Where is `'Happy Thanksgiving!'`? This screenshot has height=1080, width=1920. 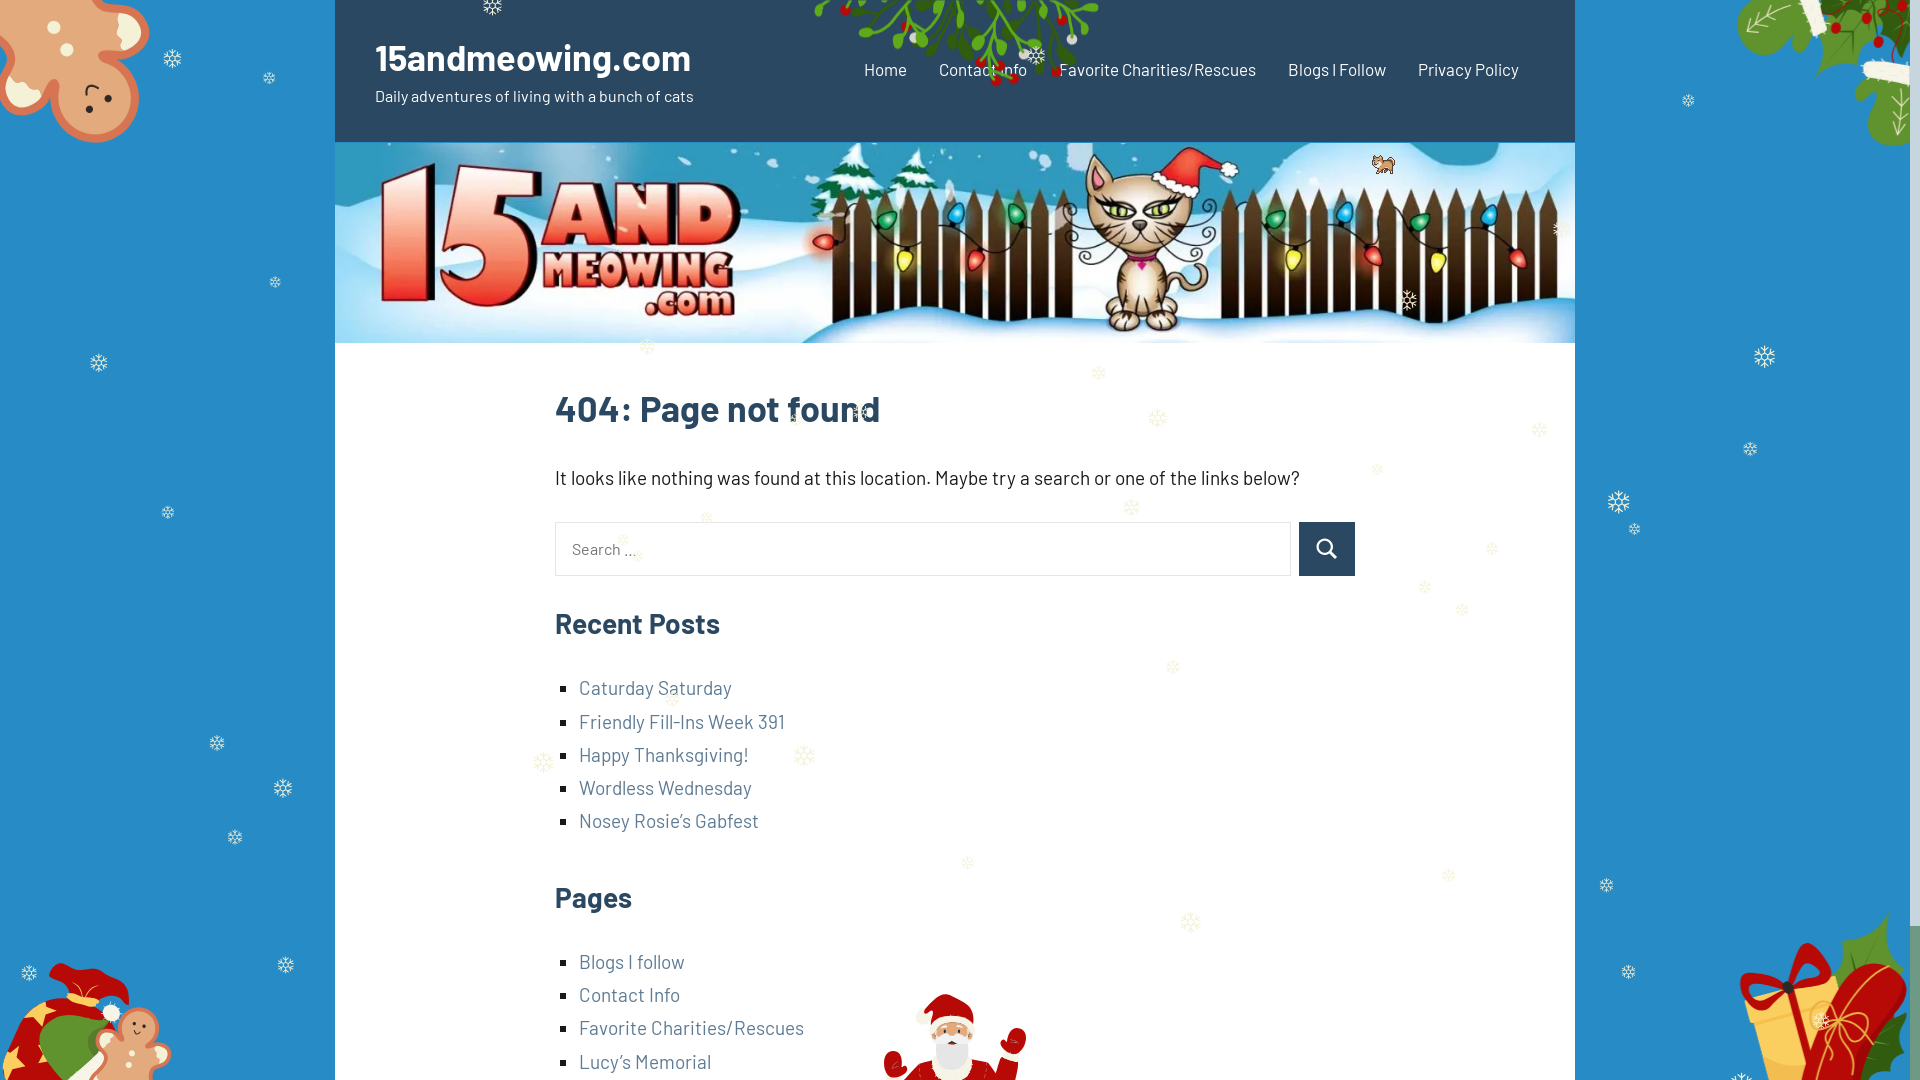 'Happy Thanksgiving!' is located at coordinates (578, 754).